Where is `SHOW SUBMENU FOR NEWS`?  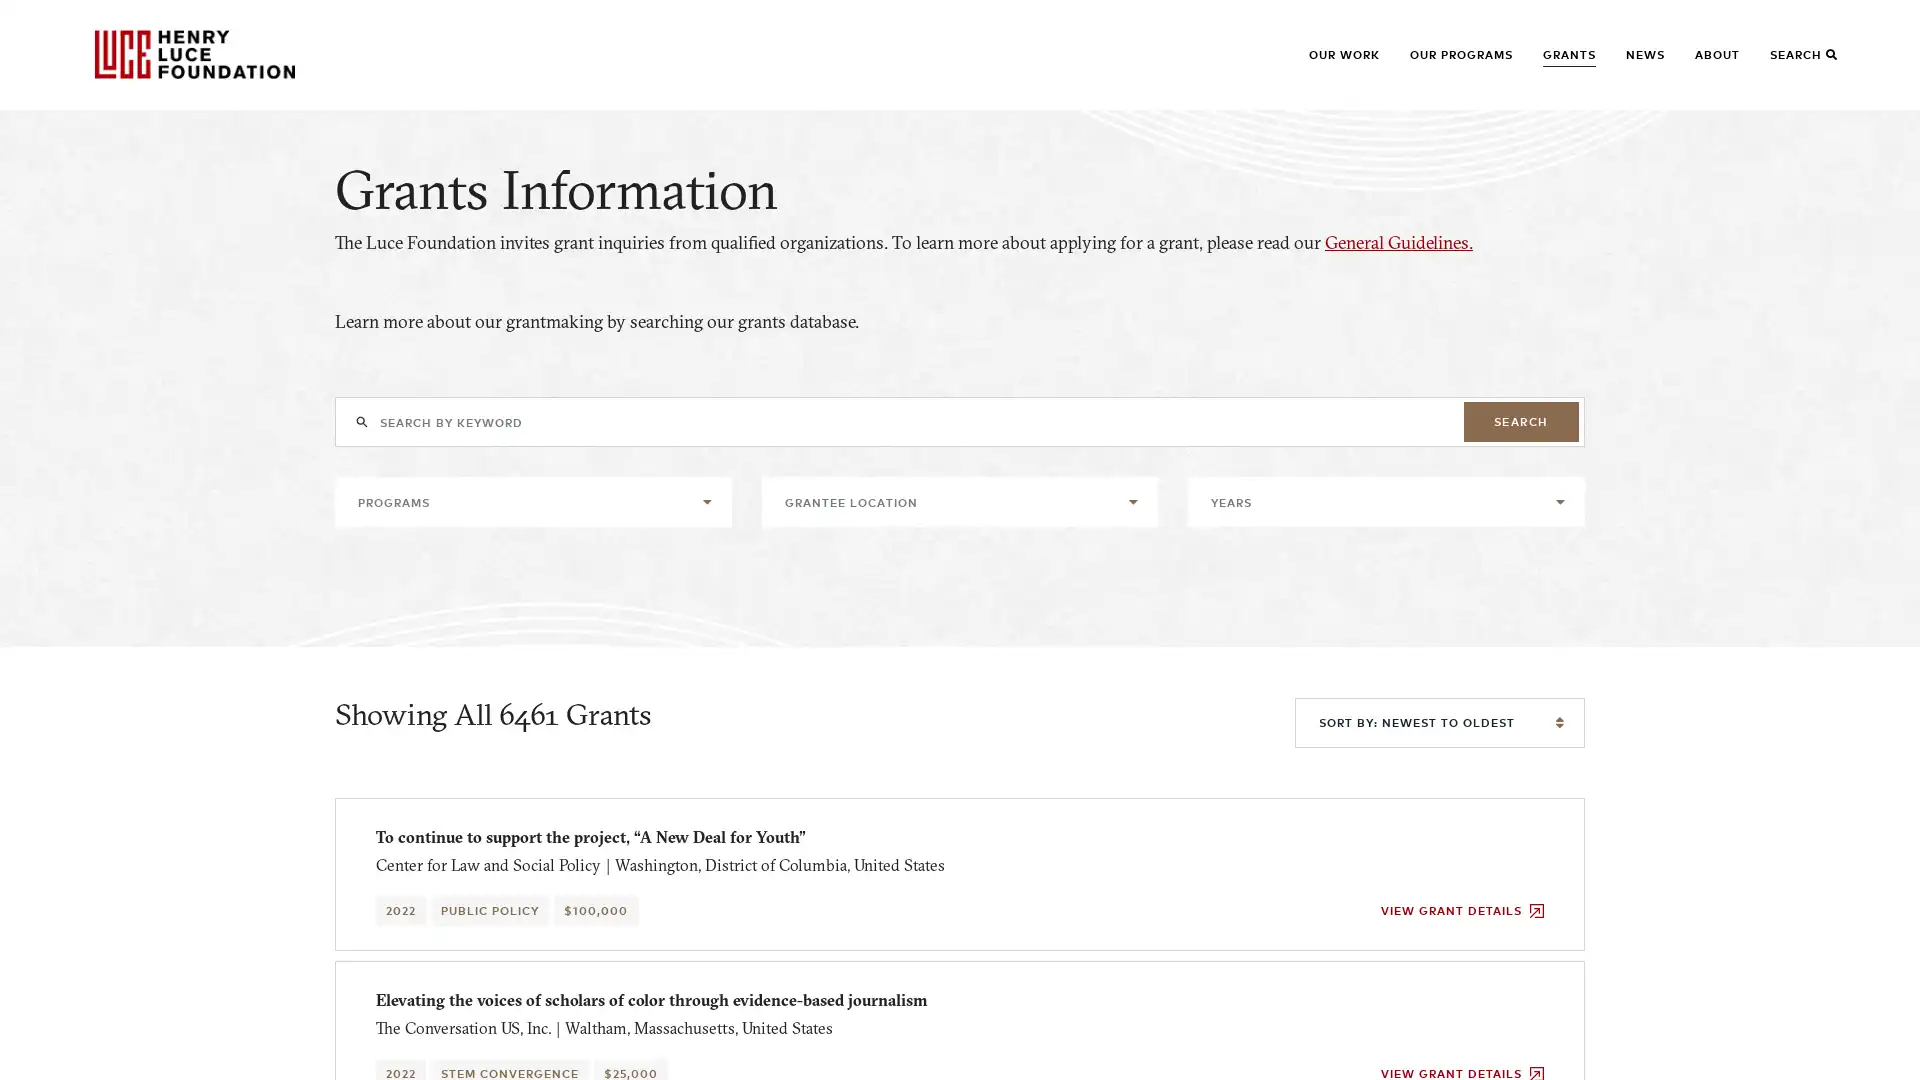
SHOW SUBMENU FOR NEWS is located at coordinates (1657, 63).